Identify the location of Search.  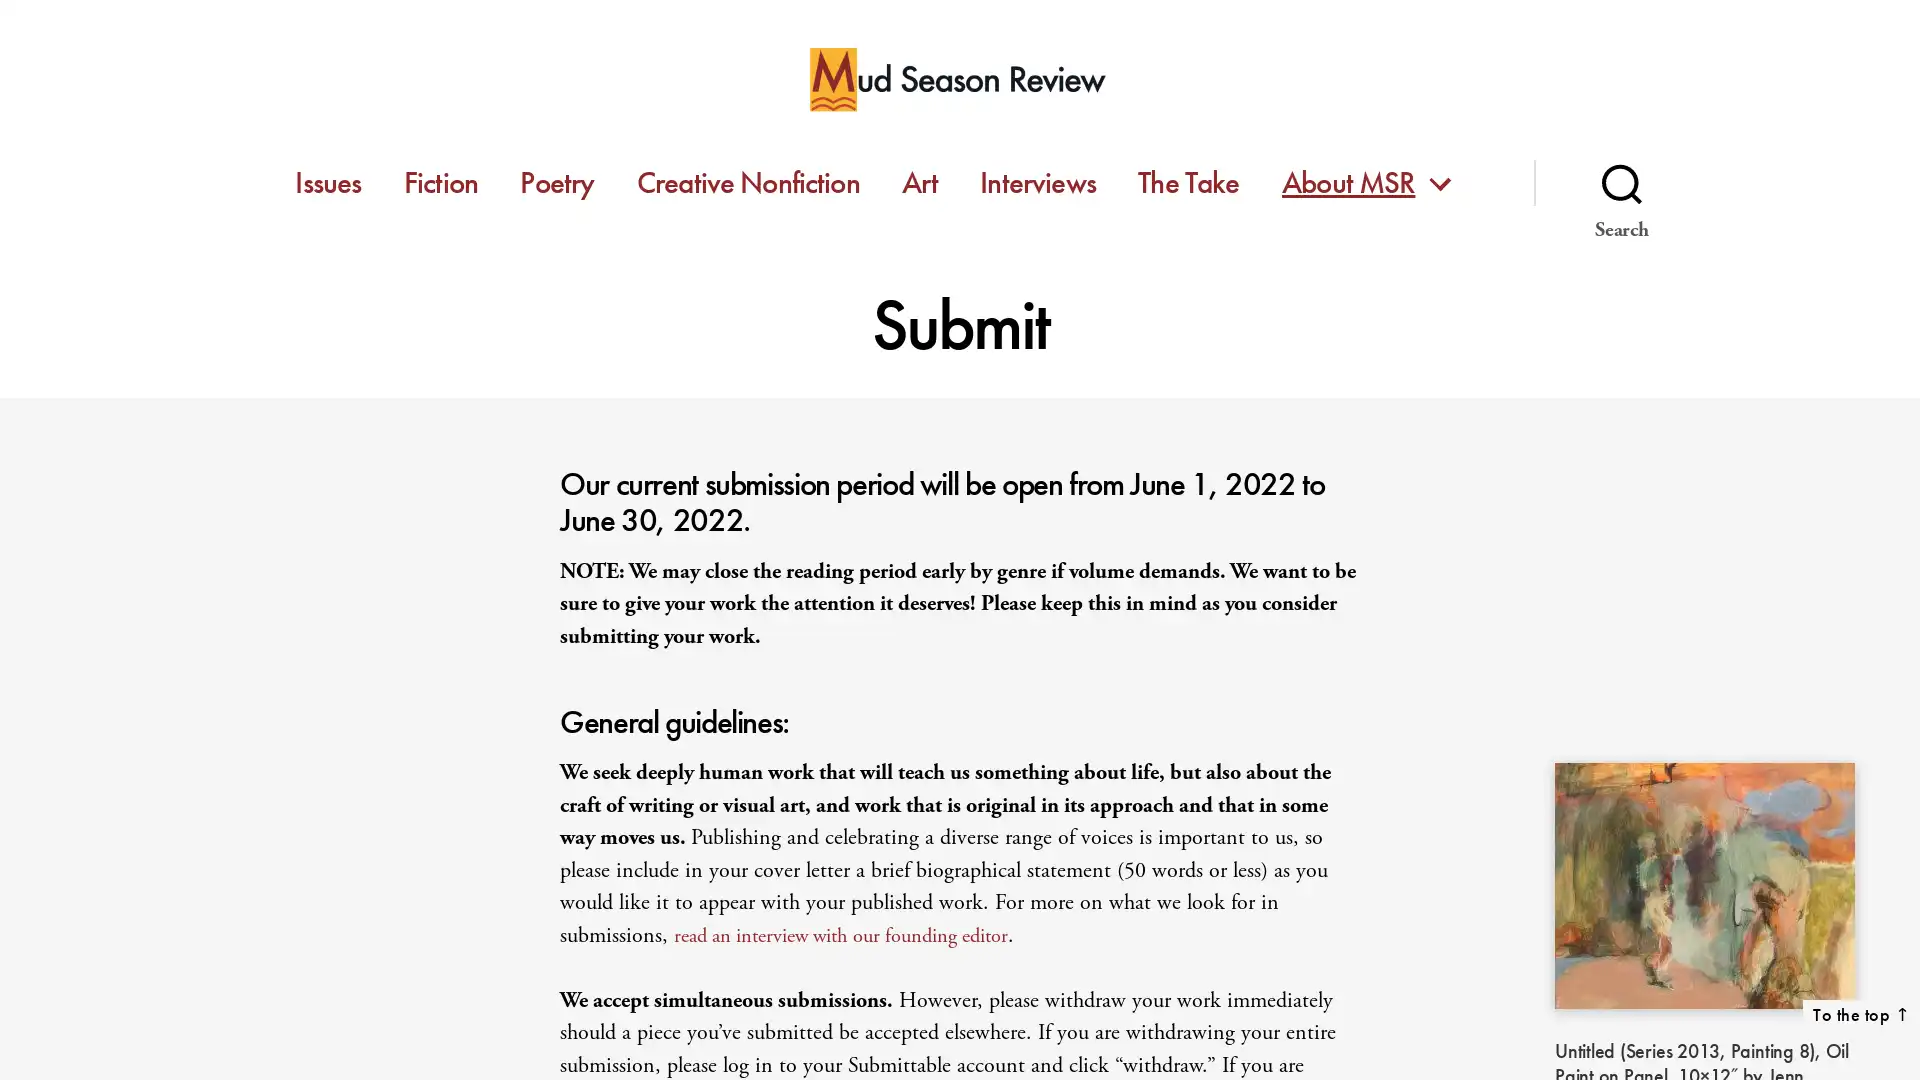
(1621, 182).